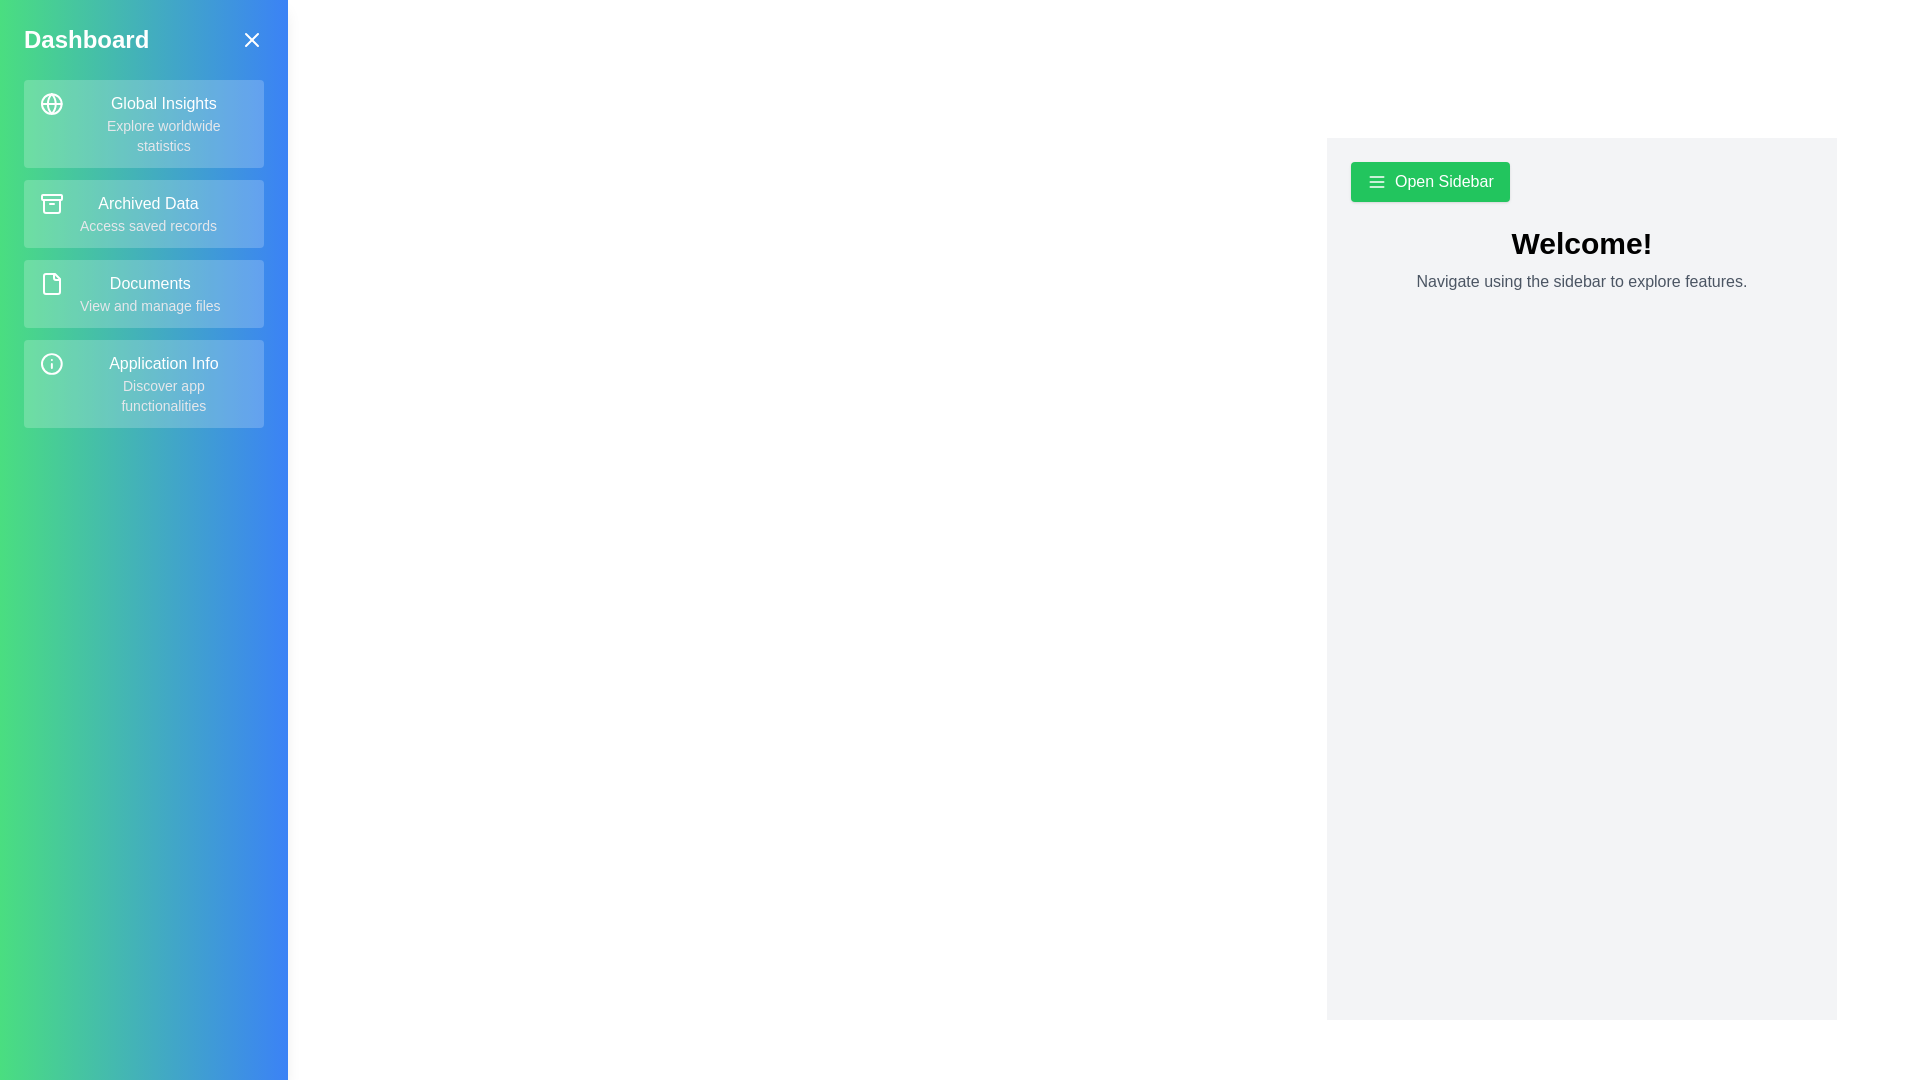  What do you see at coordinates (143, 213) in the screenshot?
I see `the menu item Archived Data in the sidebar` at bounding box center [143, 213].